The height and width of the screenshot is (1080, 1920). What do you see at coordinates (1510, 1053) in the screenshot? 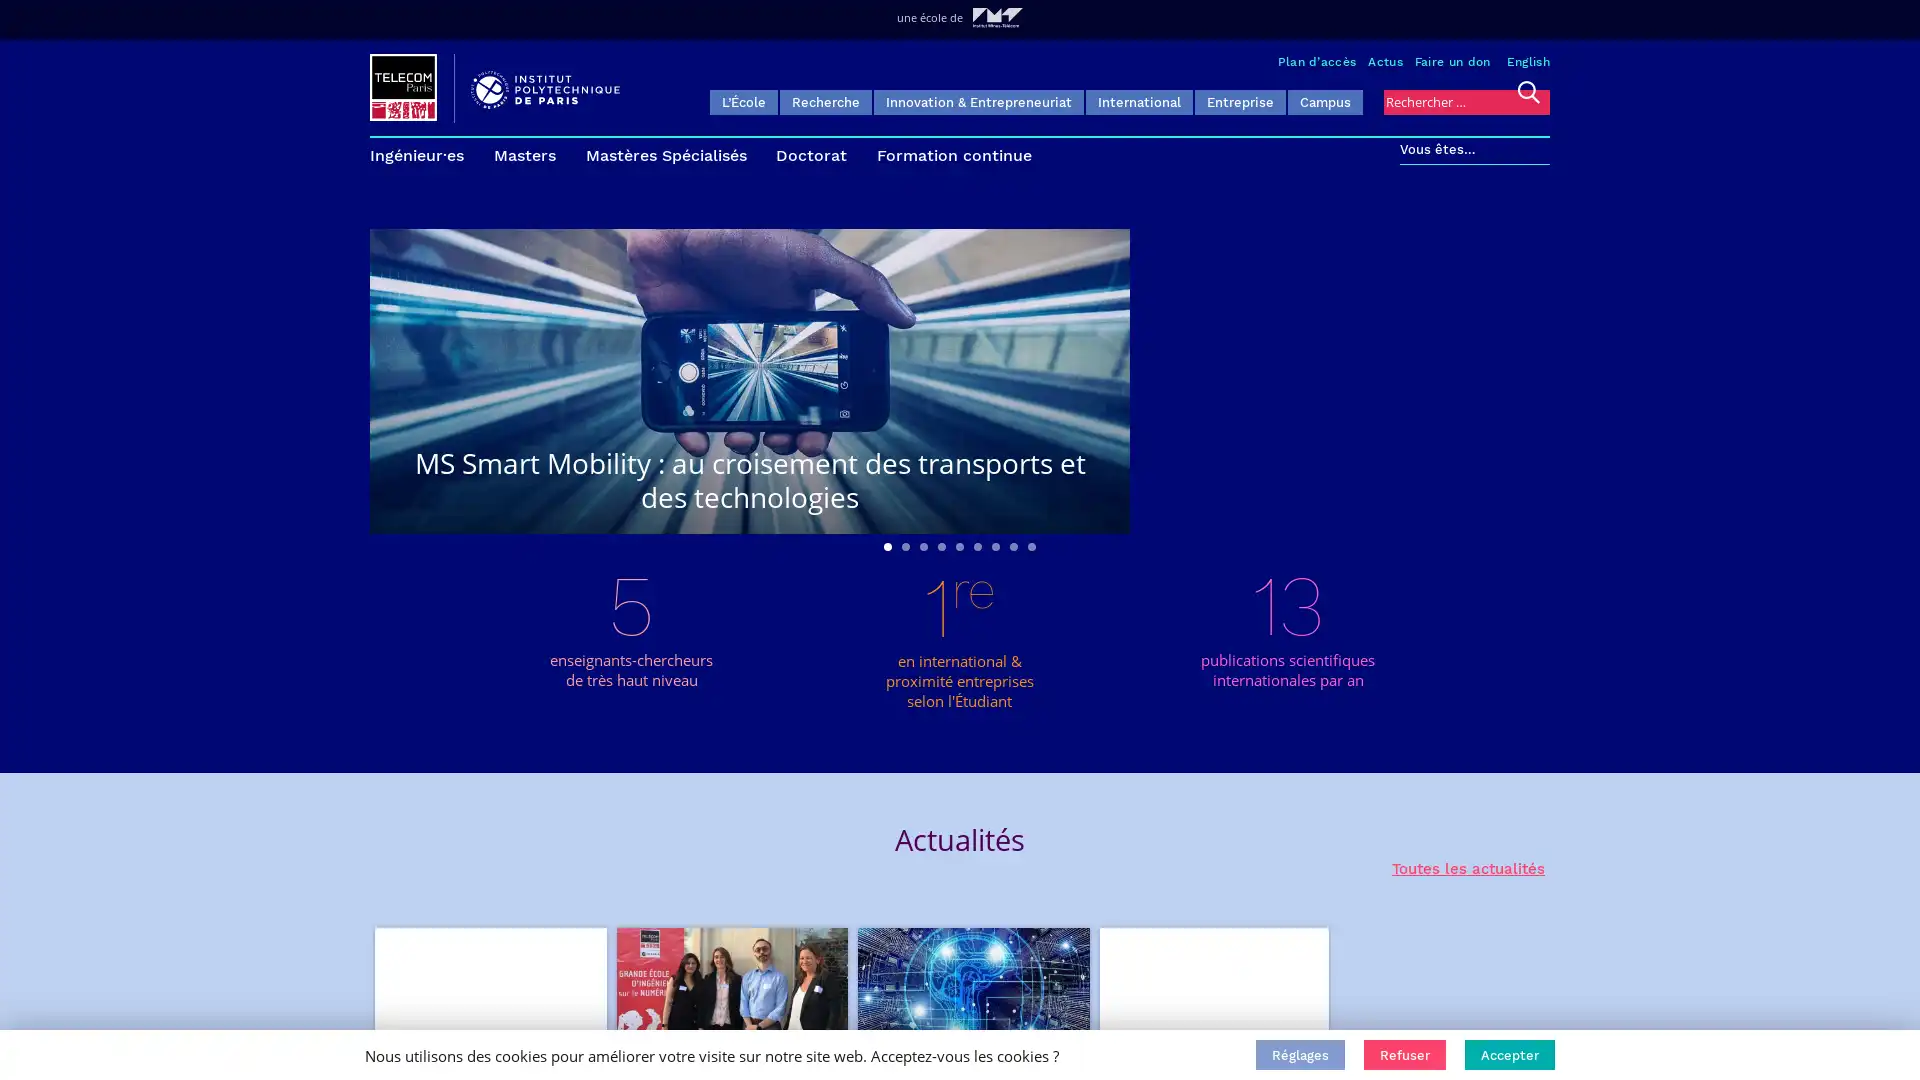
I see `Accepter` at bounding box center [1510, 1053].